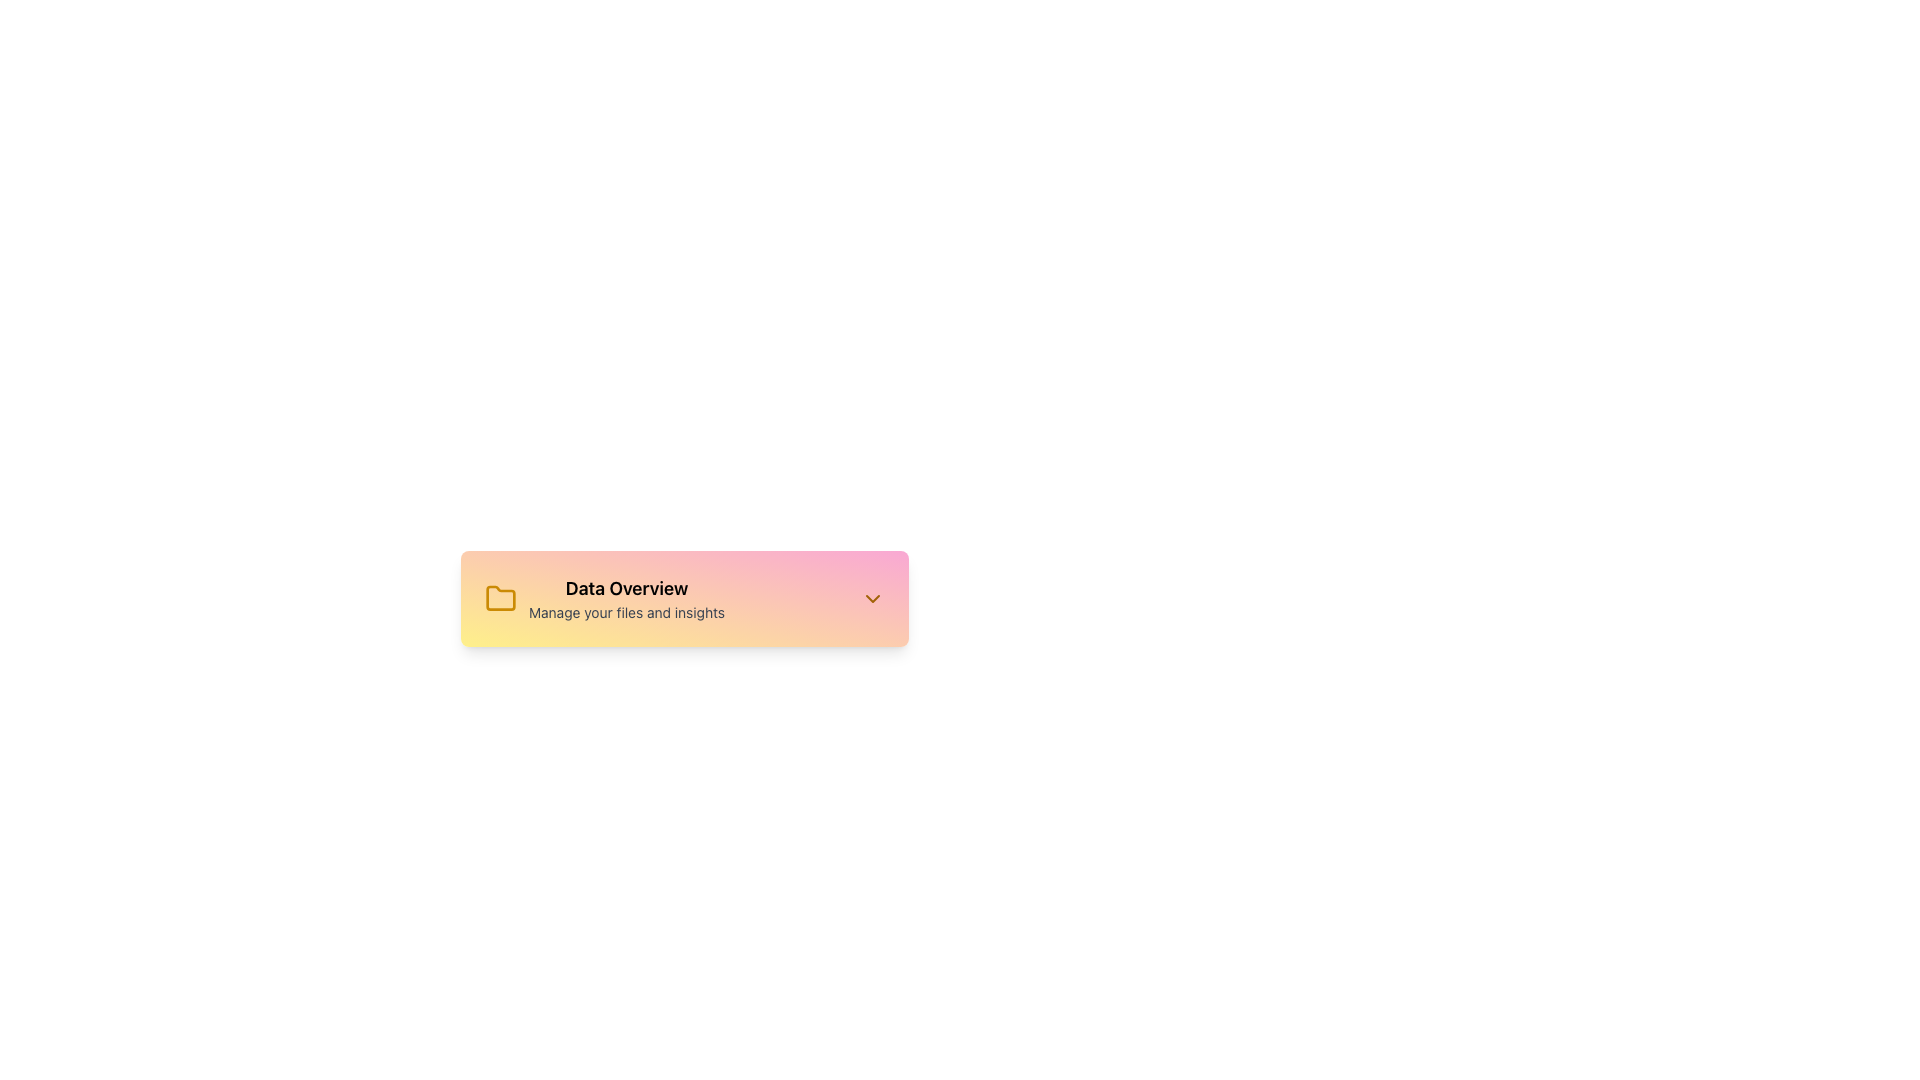 The height and width of the screenshot is (1080, 1920). I want to click on the static text label that provides descriptive information related to the 'Data Overview' section, located immediately below the 'Data Overview' text, so click(626, 612).